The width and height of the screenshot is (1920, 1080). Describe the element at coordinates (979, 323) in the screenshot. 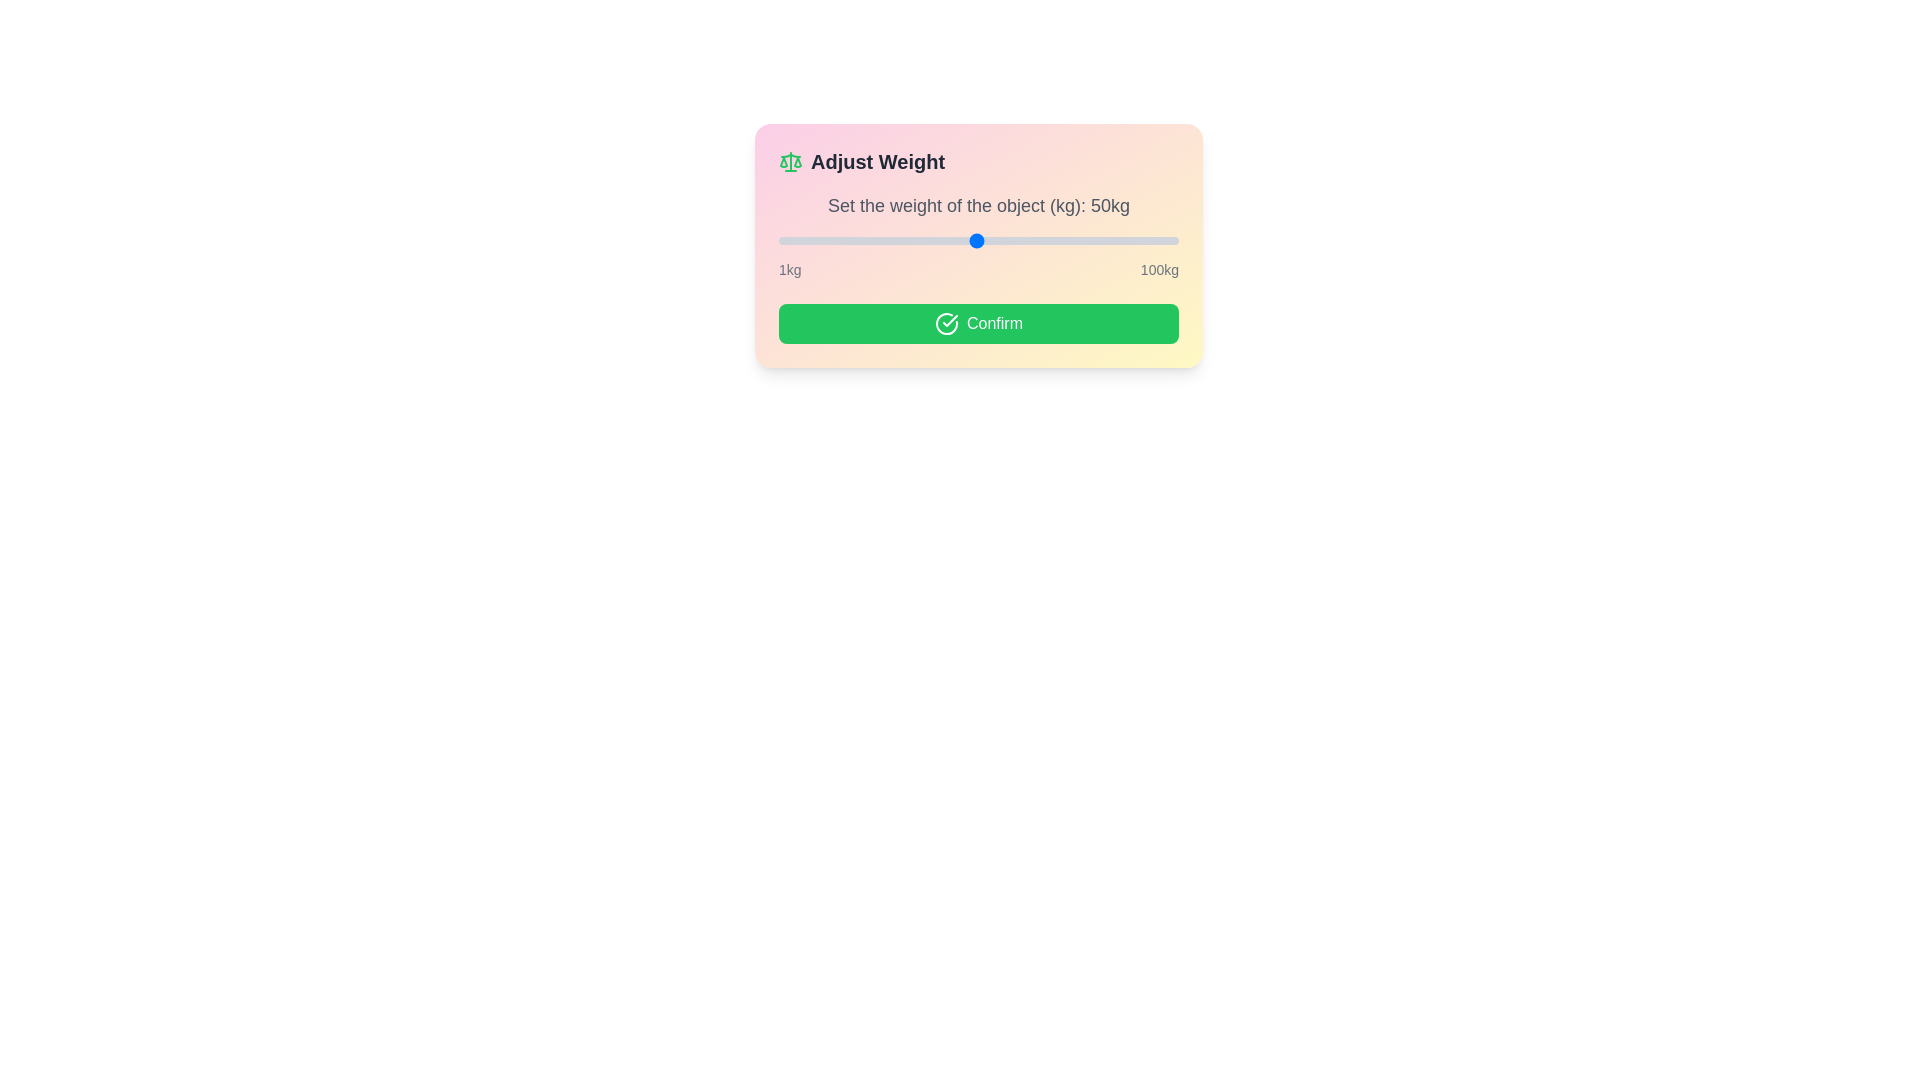

I see `'Confirm' button to submit the selected weight` at that location.